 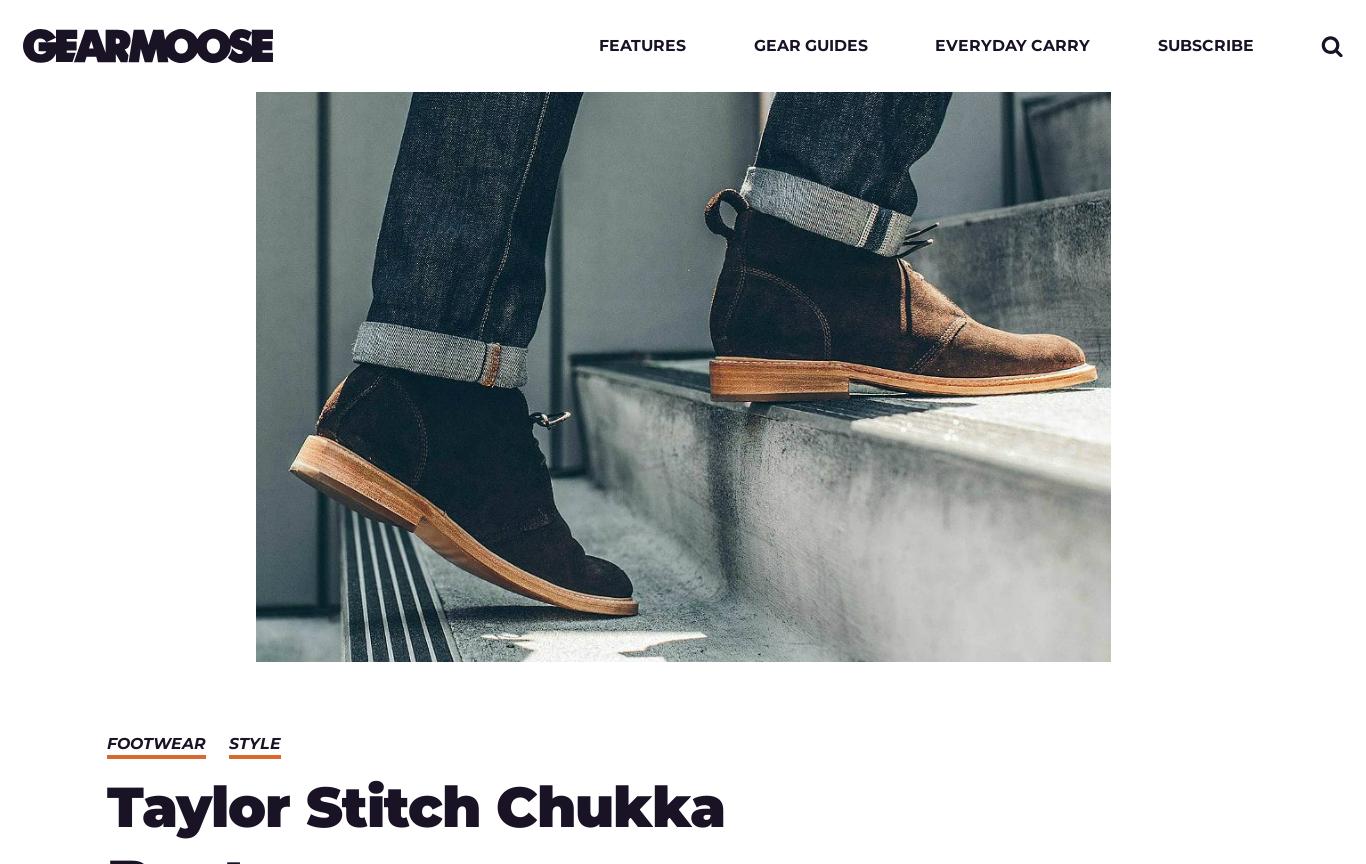 What do you see at coordinates (597, 45) in the screenshot?
I see `'Features'` at bounding box center [597, 45].